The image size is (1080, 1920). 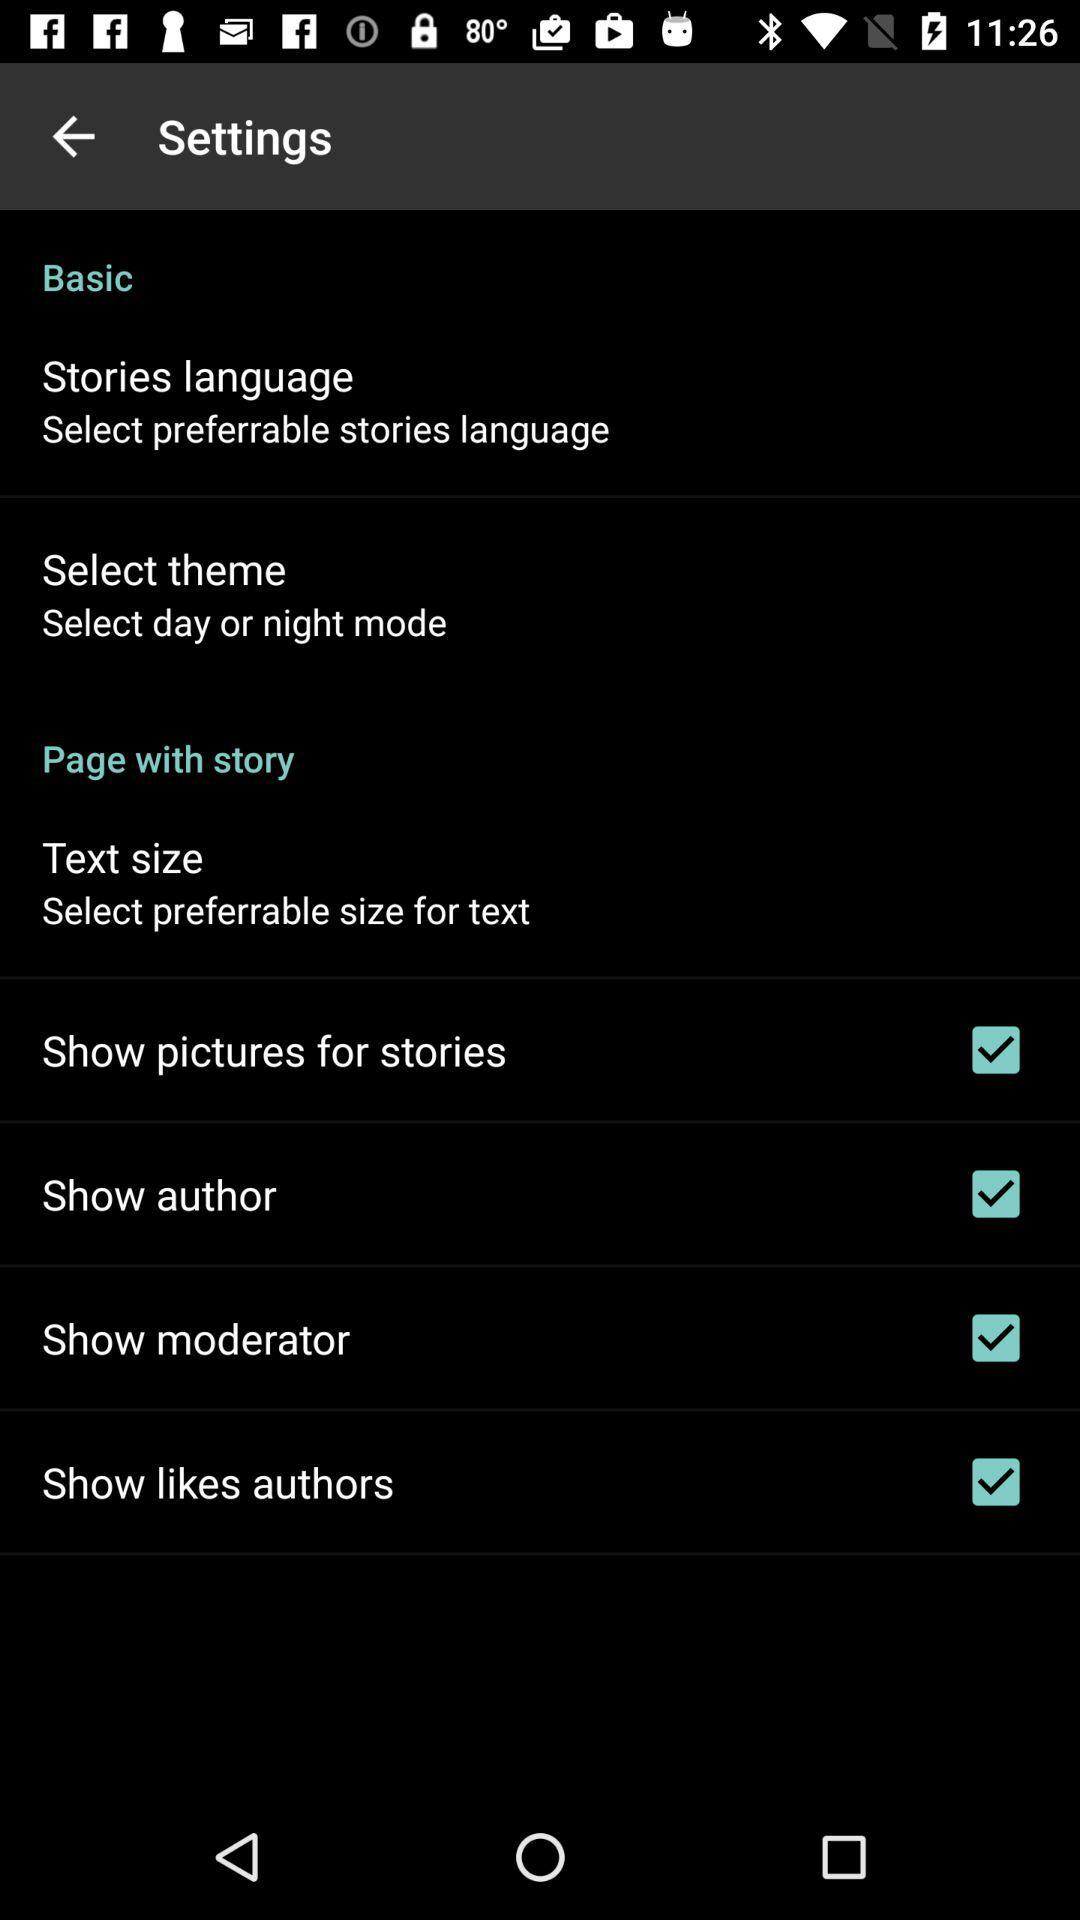 I want to click on the icon next to the settings app, so click(x=72, y=135).